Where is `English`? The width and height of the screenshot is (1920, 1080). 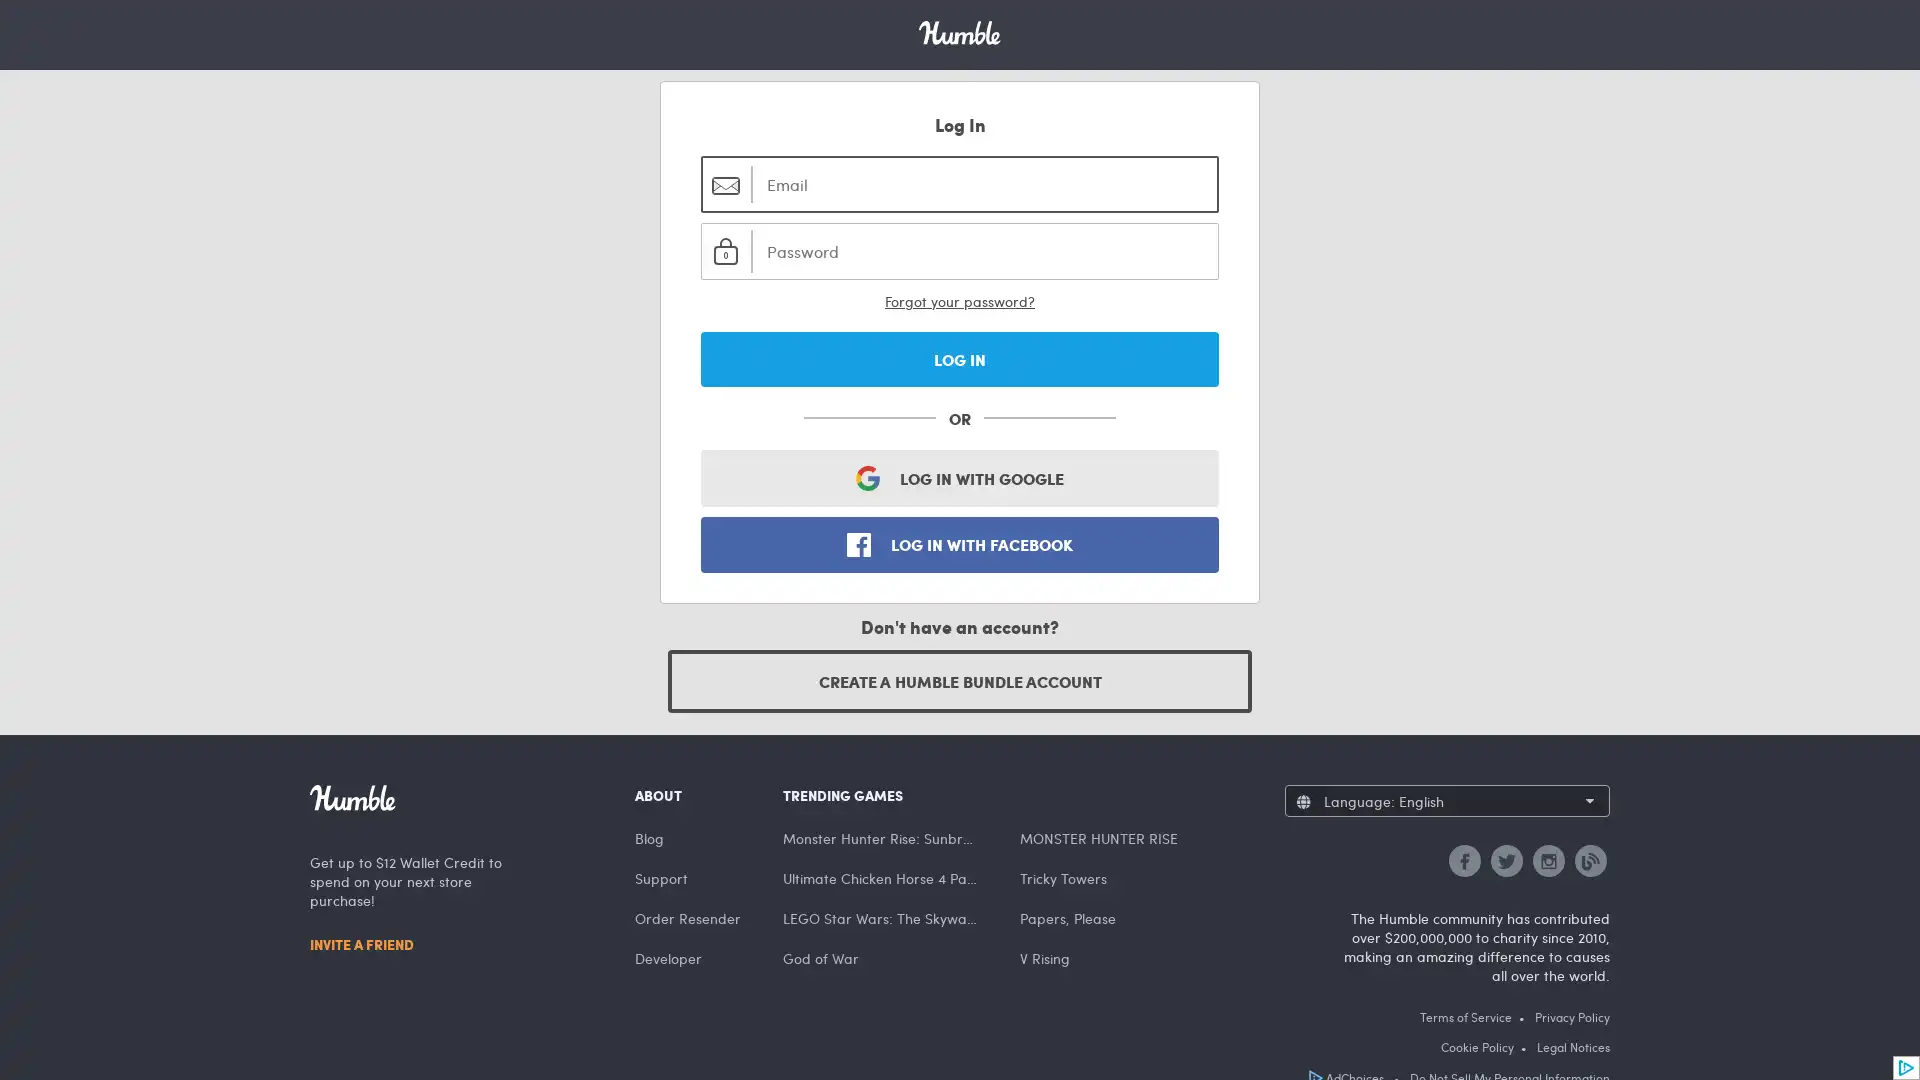
English is located at coordinates (1324, 898).